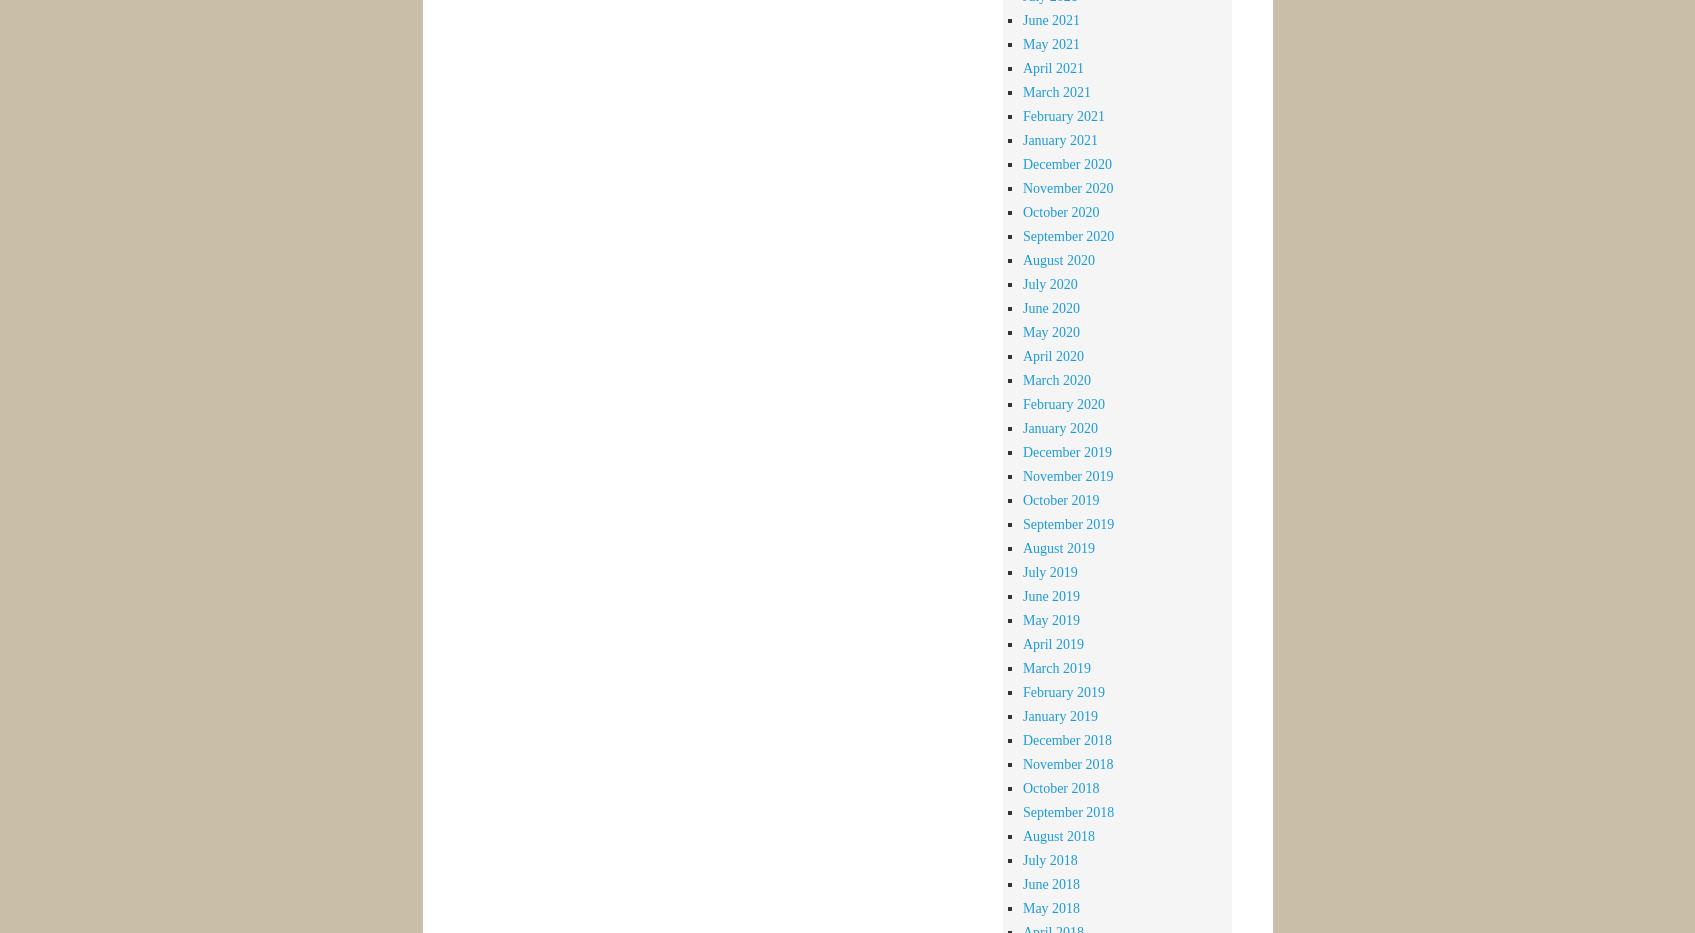 The image size is (1695, 933). Describe the element at coordinates (1051, 883) in the screenshot. I see `'June 2018'` at that location.